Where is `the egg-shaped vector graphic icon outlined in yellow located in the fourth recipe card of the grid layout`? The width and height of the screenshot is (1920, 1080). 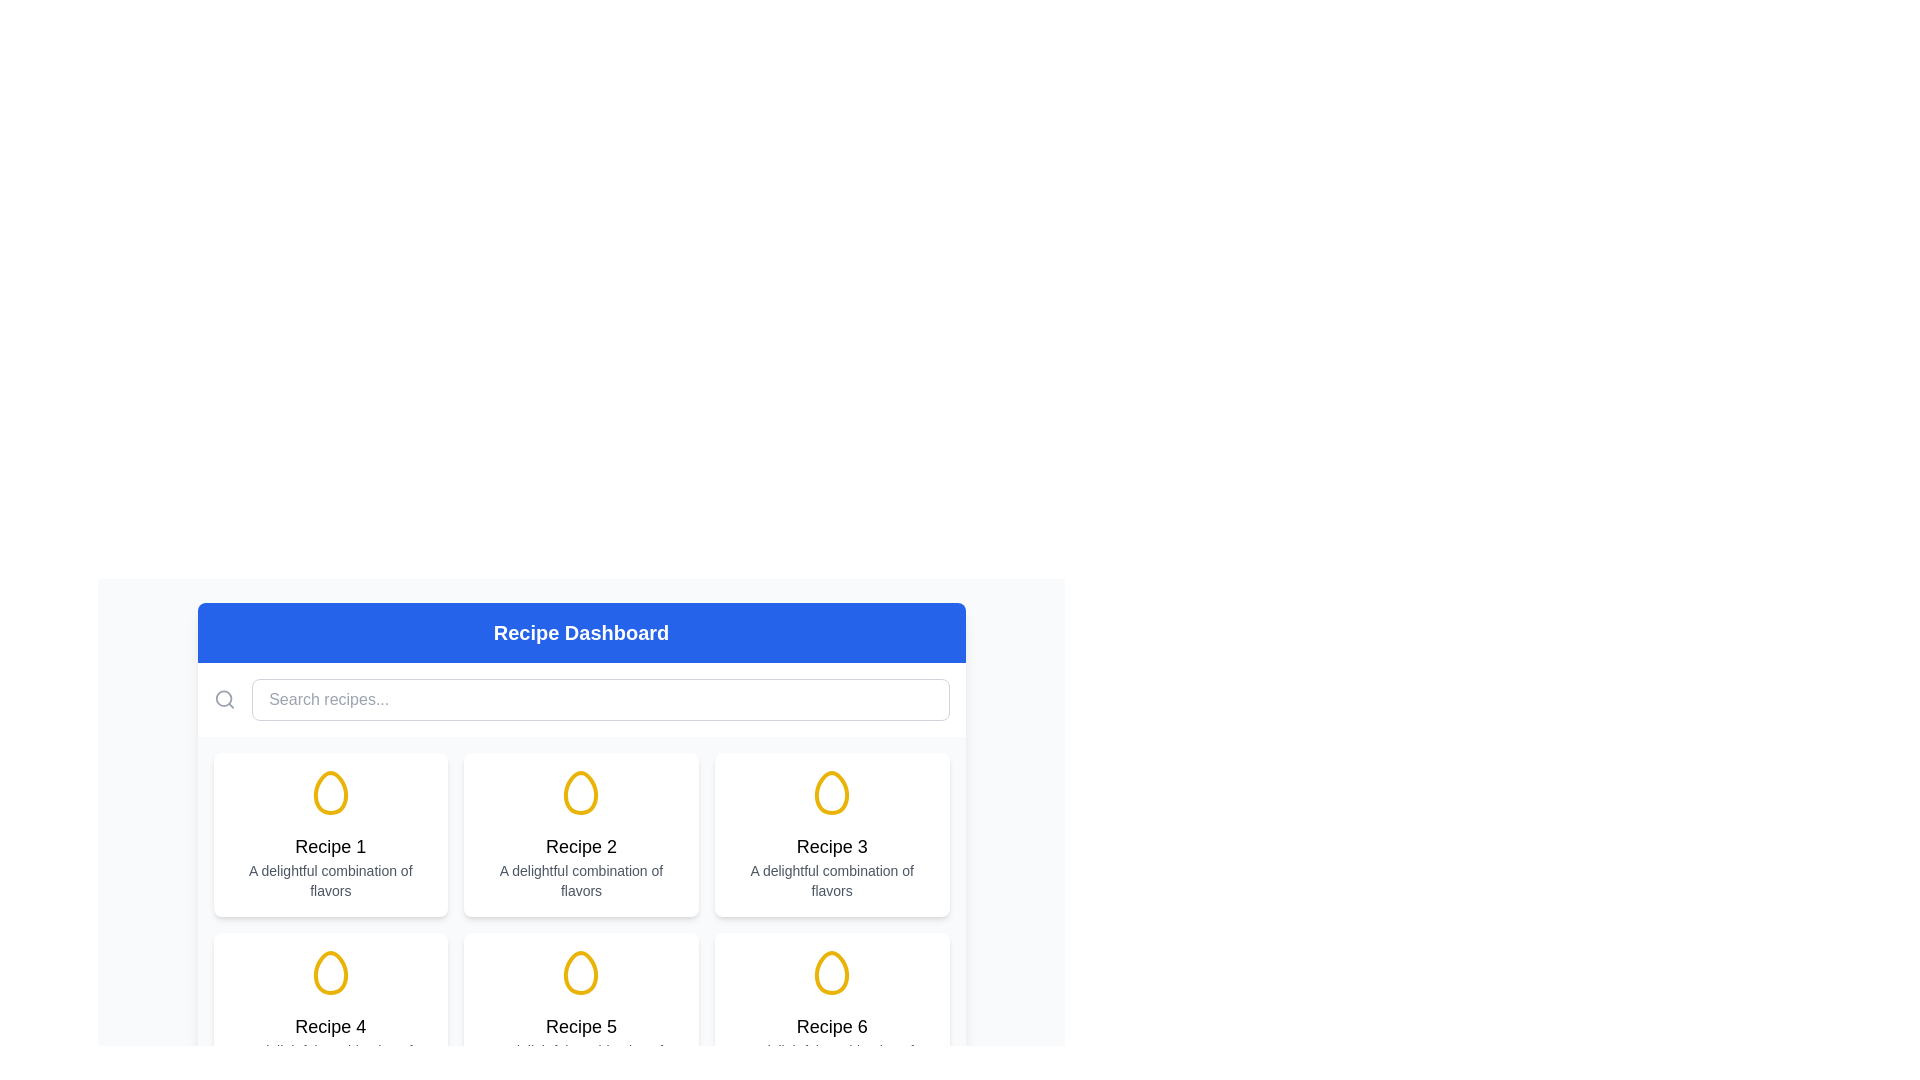
the egg-shaped vector graphic icon outlined in yellow located in the fourth recipe card of the grid layout is located at coordinates (330, 971).